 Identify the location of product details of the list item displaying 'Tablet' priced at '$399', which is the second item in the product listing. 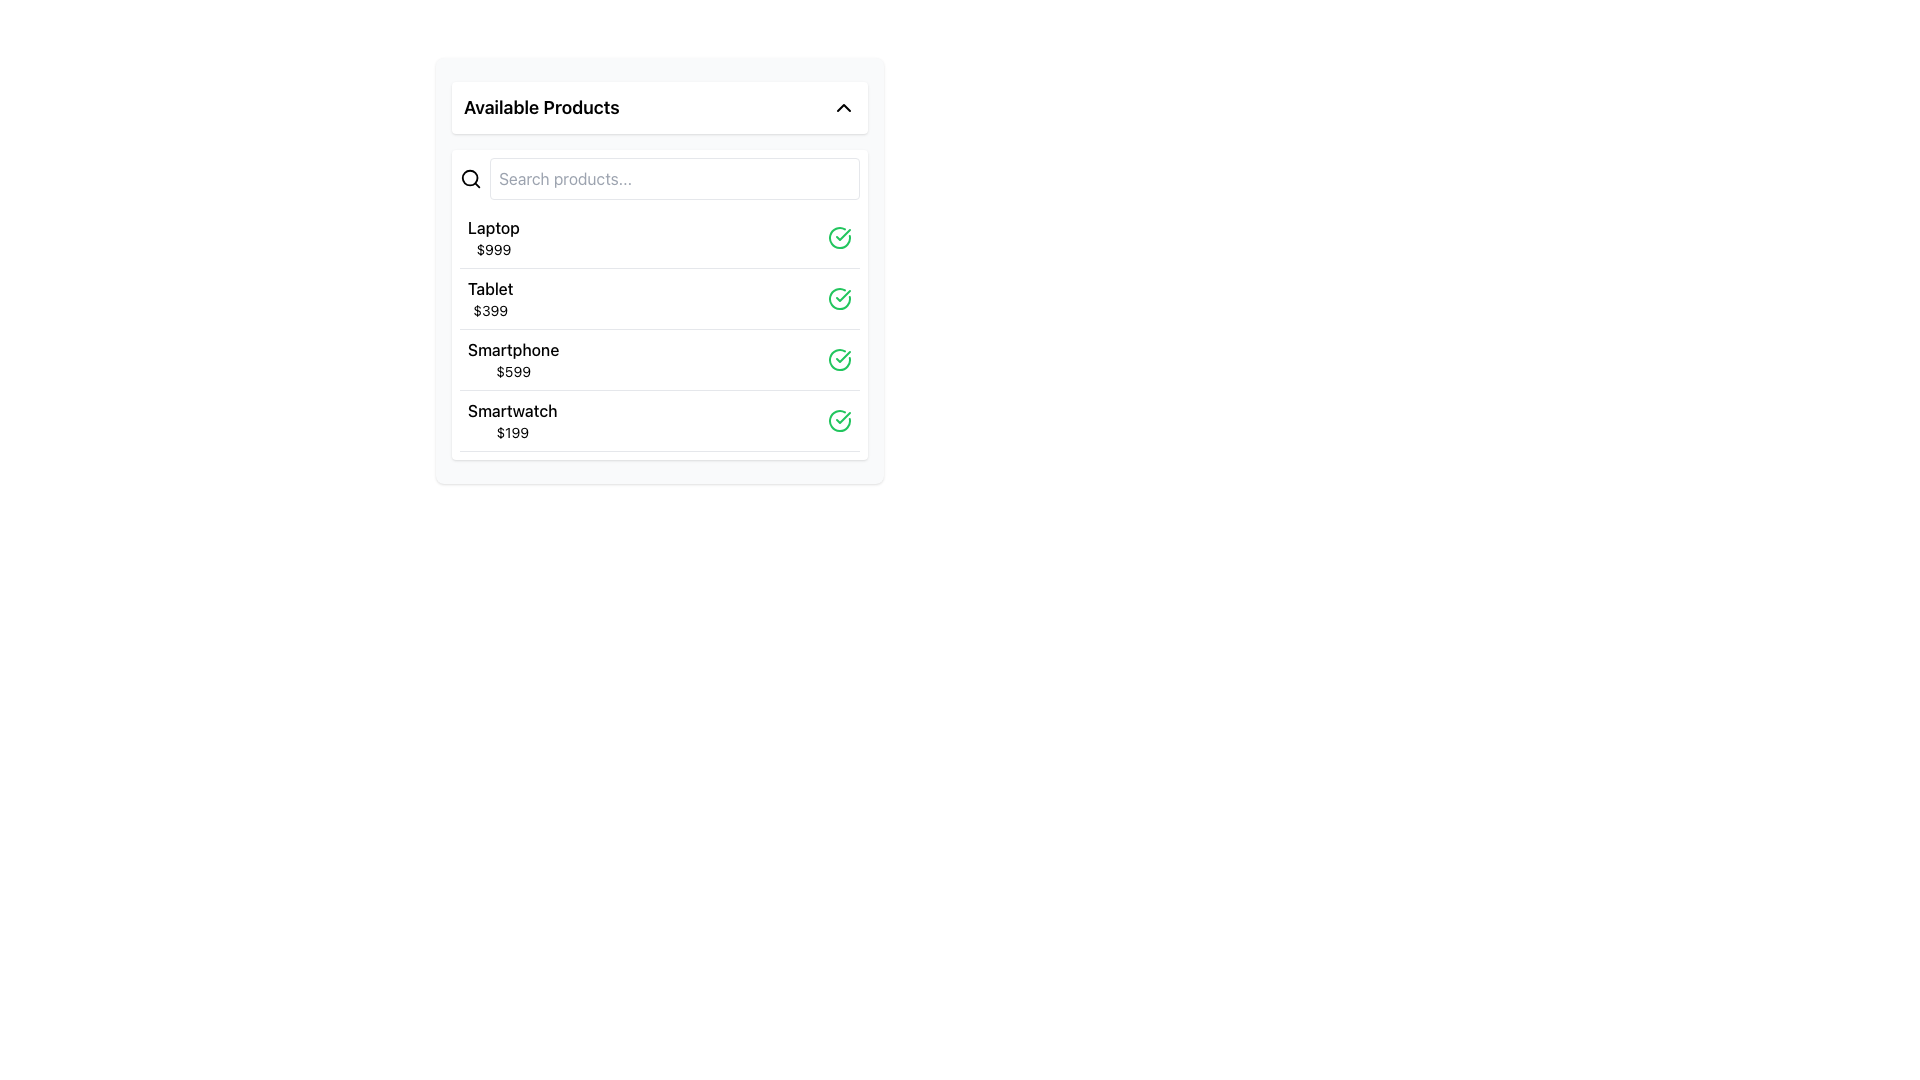
(660, 299).